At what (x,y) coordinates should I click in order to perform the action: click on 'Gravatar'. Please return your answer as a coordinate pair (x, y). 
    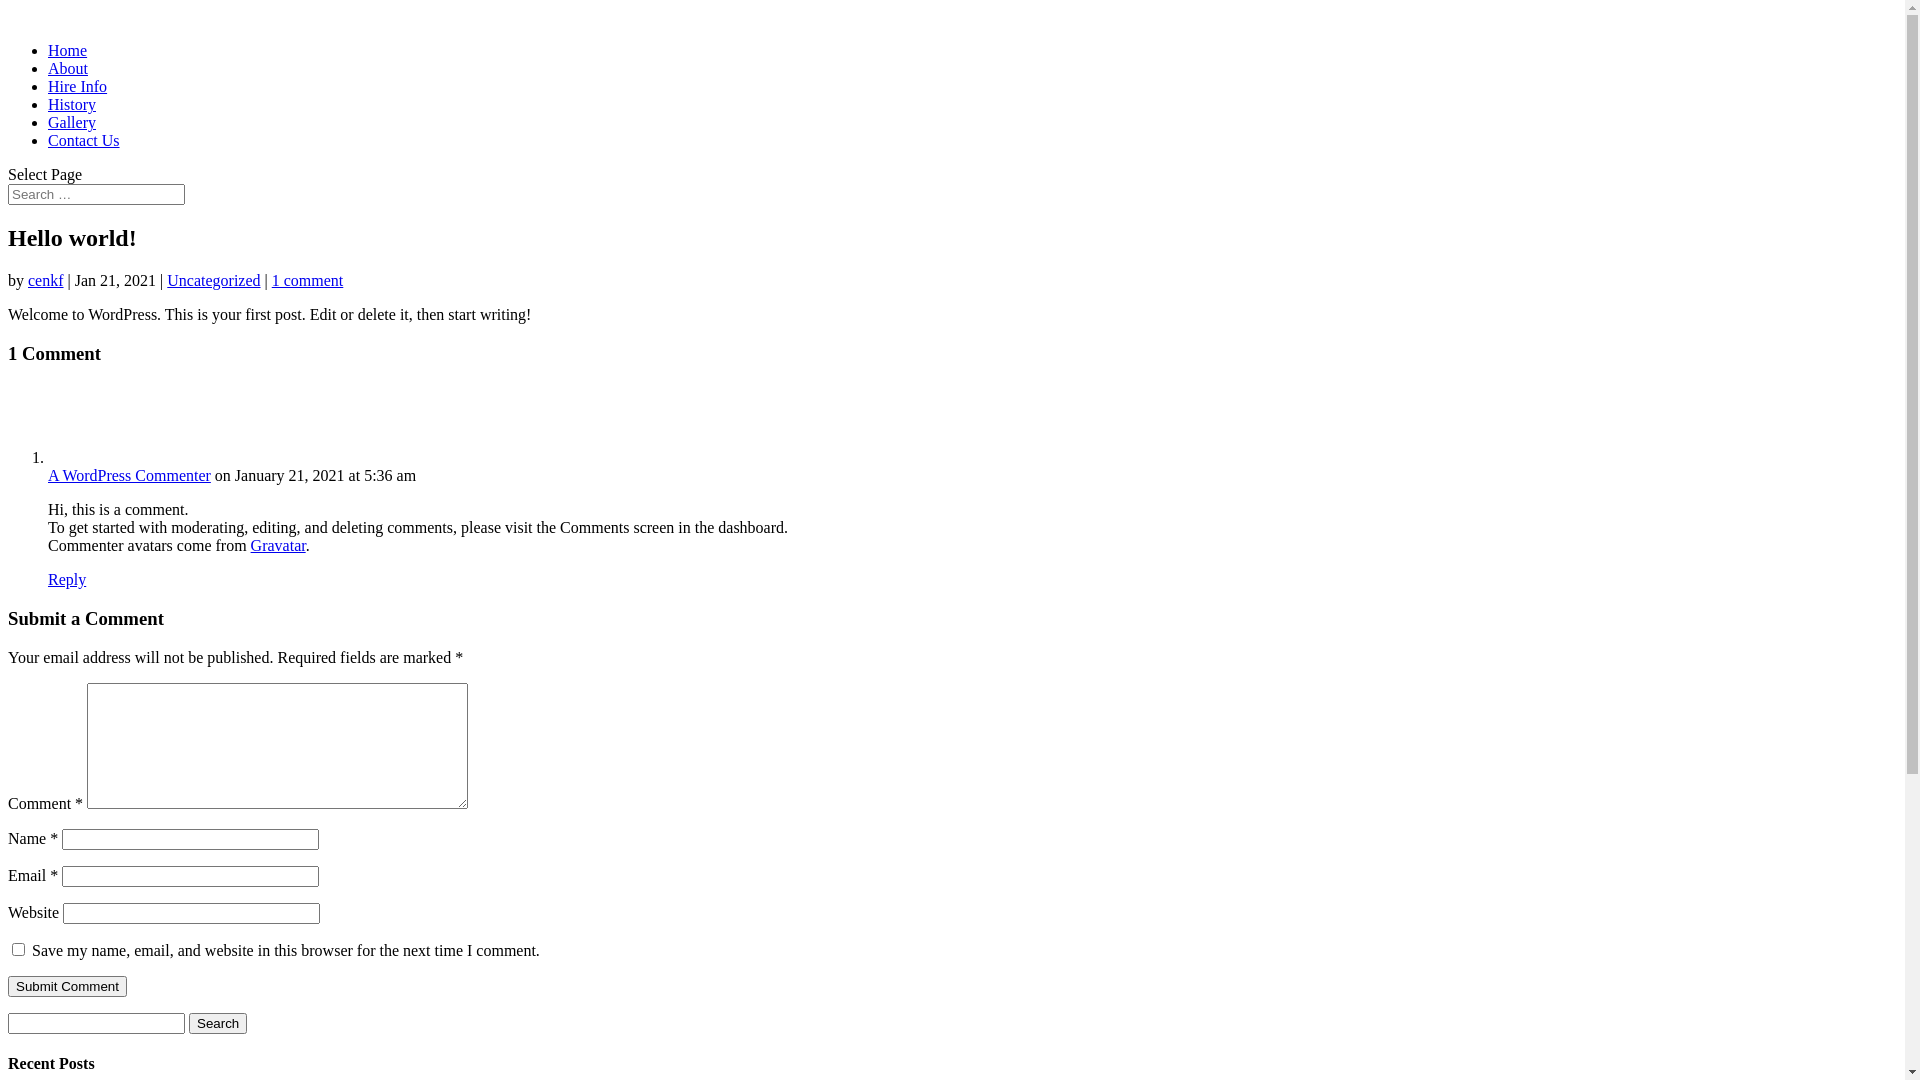
    Looking at the image, I should click on (277, 545).